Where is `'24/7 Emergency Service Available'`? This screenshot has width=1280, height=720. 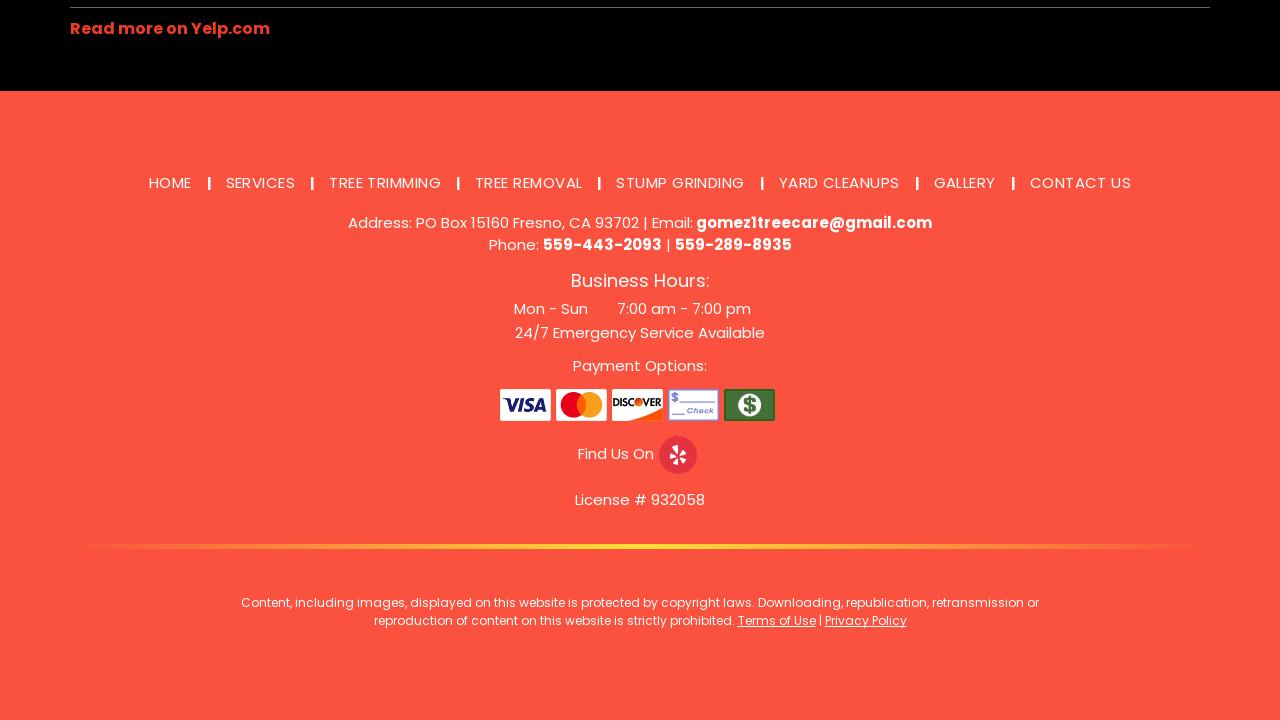 '24/7 Emergency Service Available' is located at coordinates (514, 331).